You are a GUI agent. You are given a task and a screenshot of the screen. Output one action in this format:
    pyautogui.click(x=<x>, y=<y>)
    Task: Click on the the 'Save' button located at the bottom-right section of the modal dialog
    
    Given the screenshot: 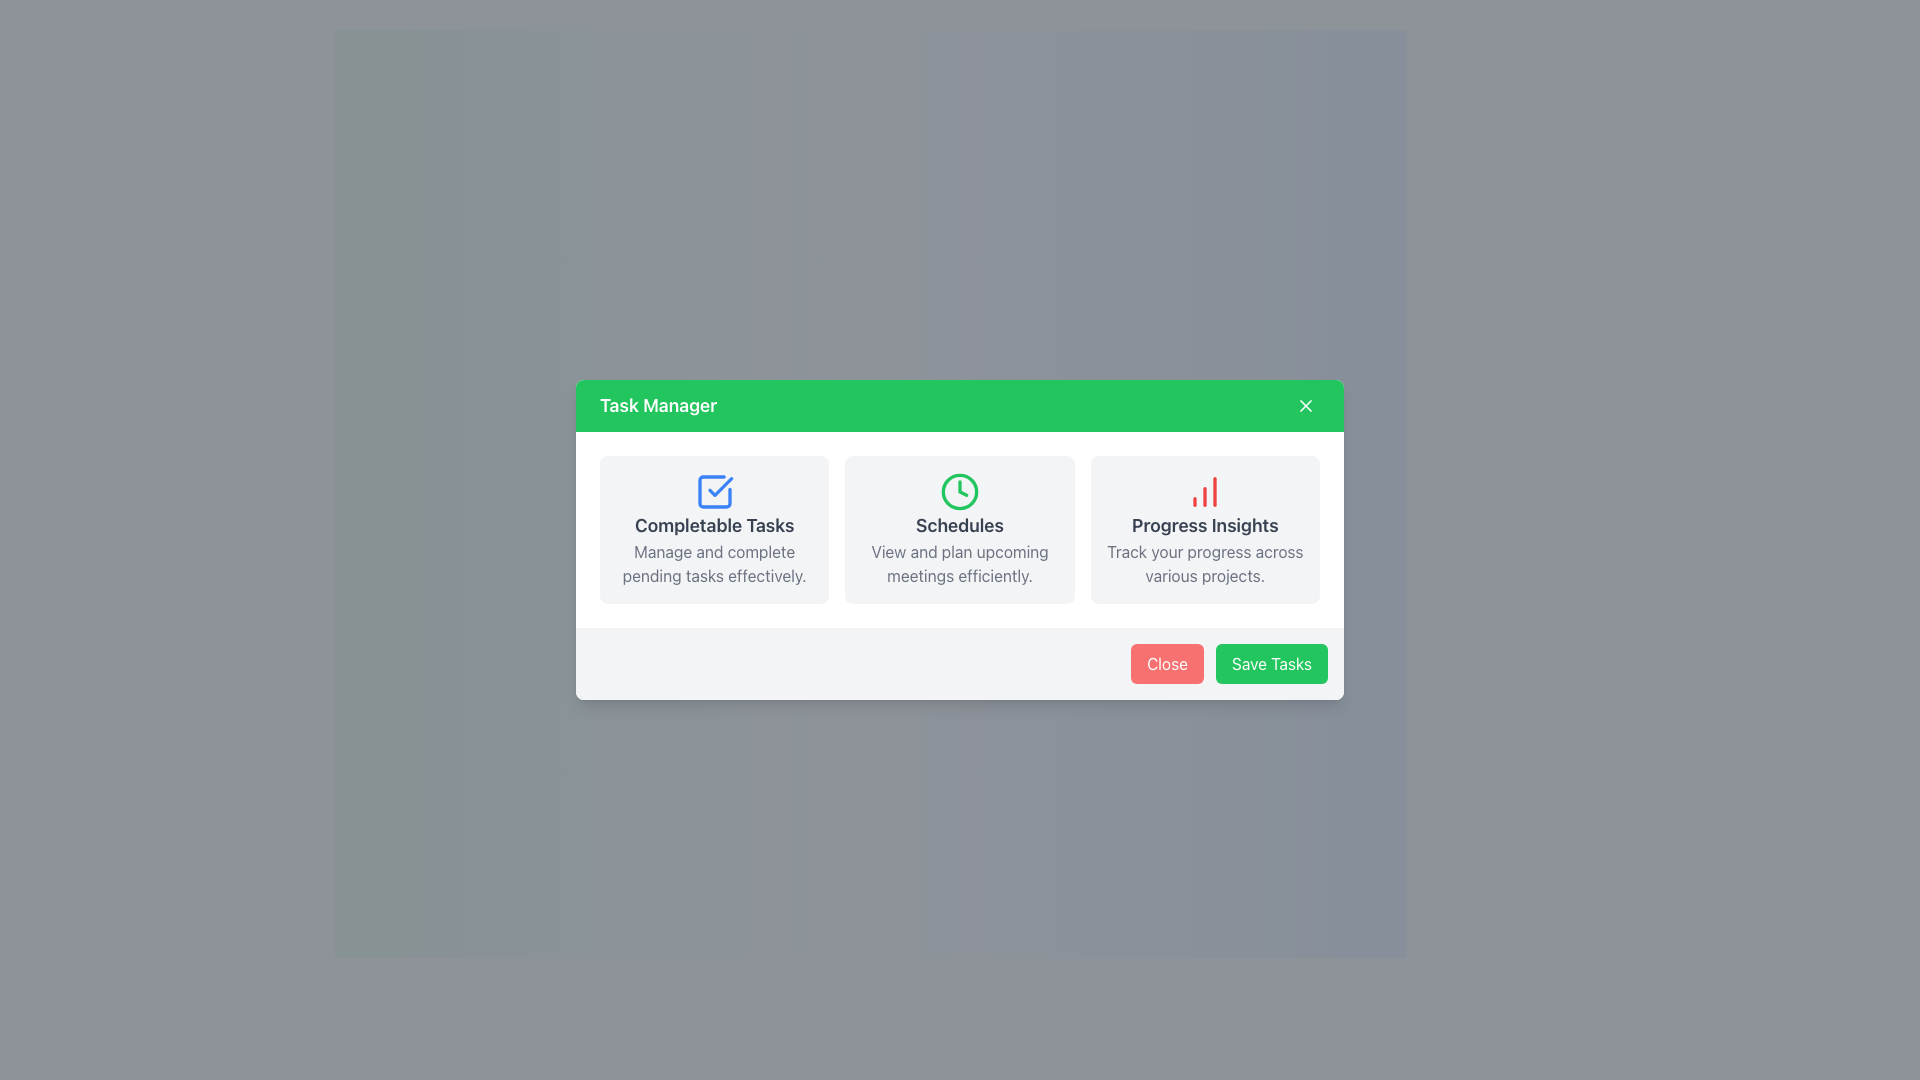 What is the action you would take?
    pyautogui.click(x=1270, y=663)
    